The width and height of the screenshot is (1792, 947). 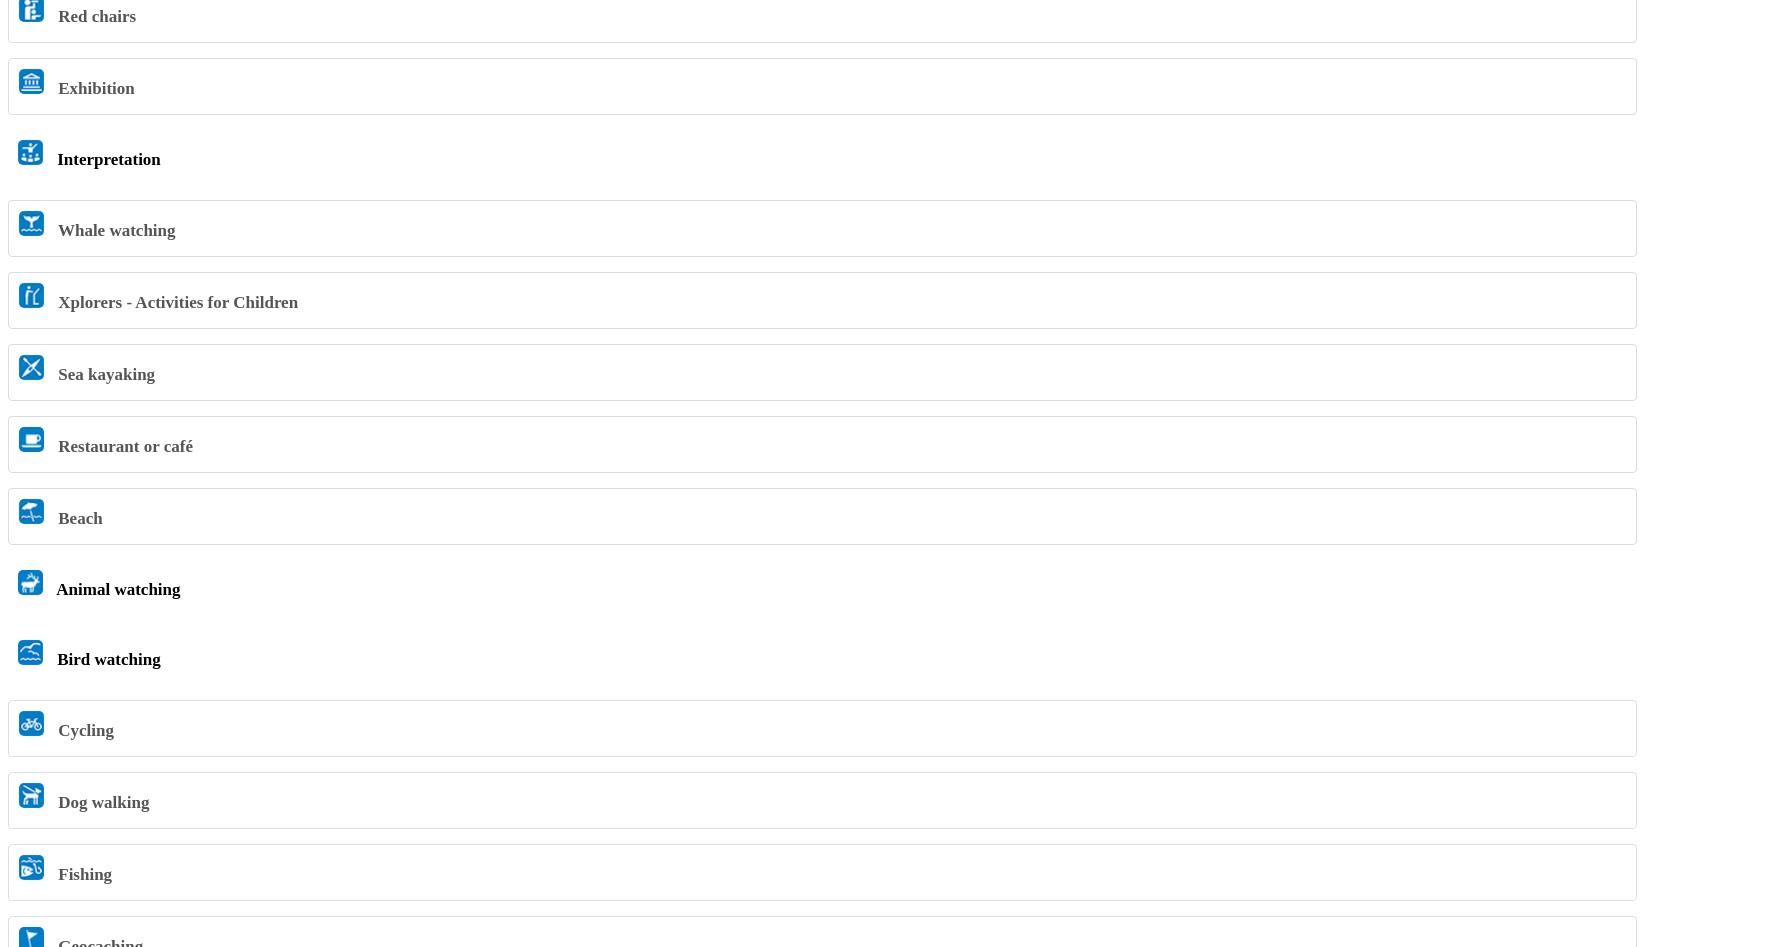 I want to click on 'Bird watching', so click(x=106, y=658).